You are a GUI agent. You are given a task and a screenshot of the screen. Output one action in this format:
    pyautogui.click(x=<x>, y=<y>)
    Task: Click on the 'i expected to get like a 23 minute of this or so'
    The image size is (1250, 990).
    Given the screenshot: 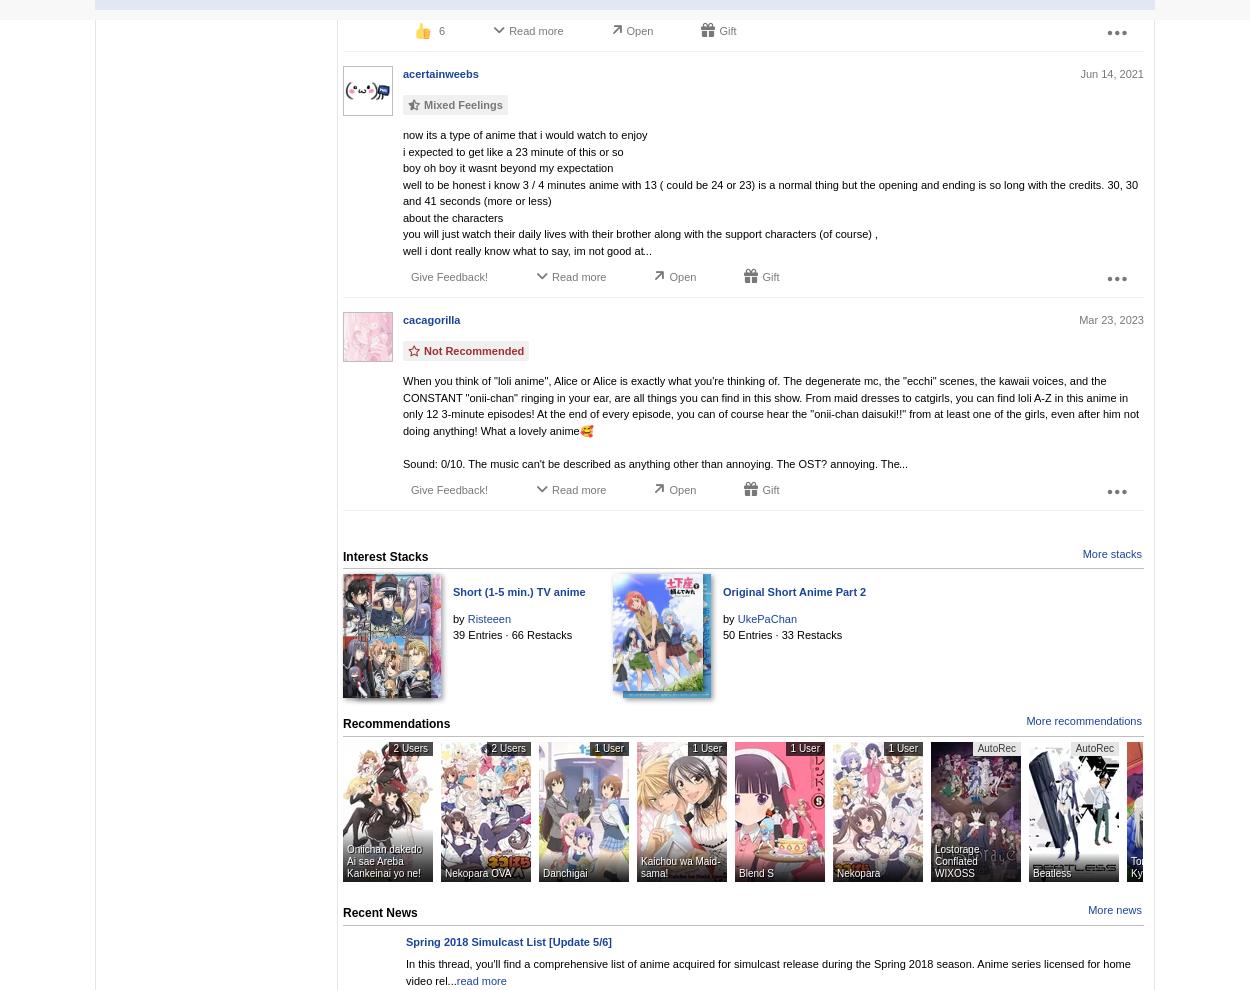 What is the action you would take?
    pyautogui.click(x=513, y=150)
    